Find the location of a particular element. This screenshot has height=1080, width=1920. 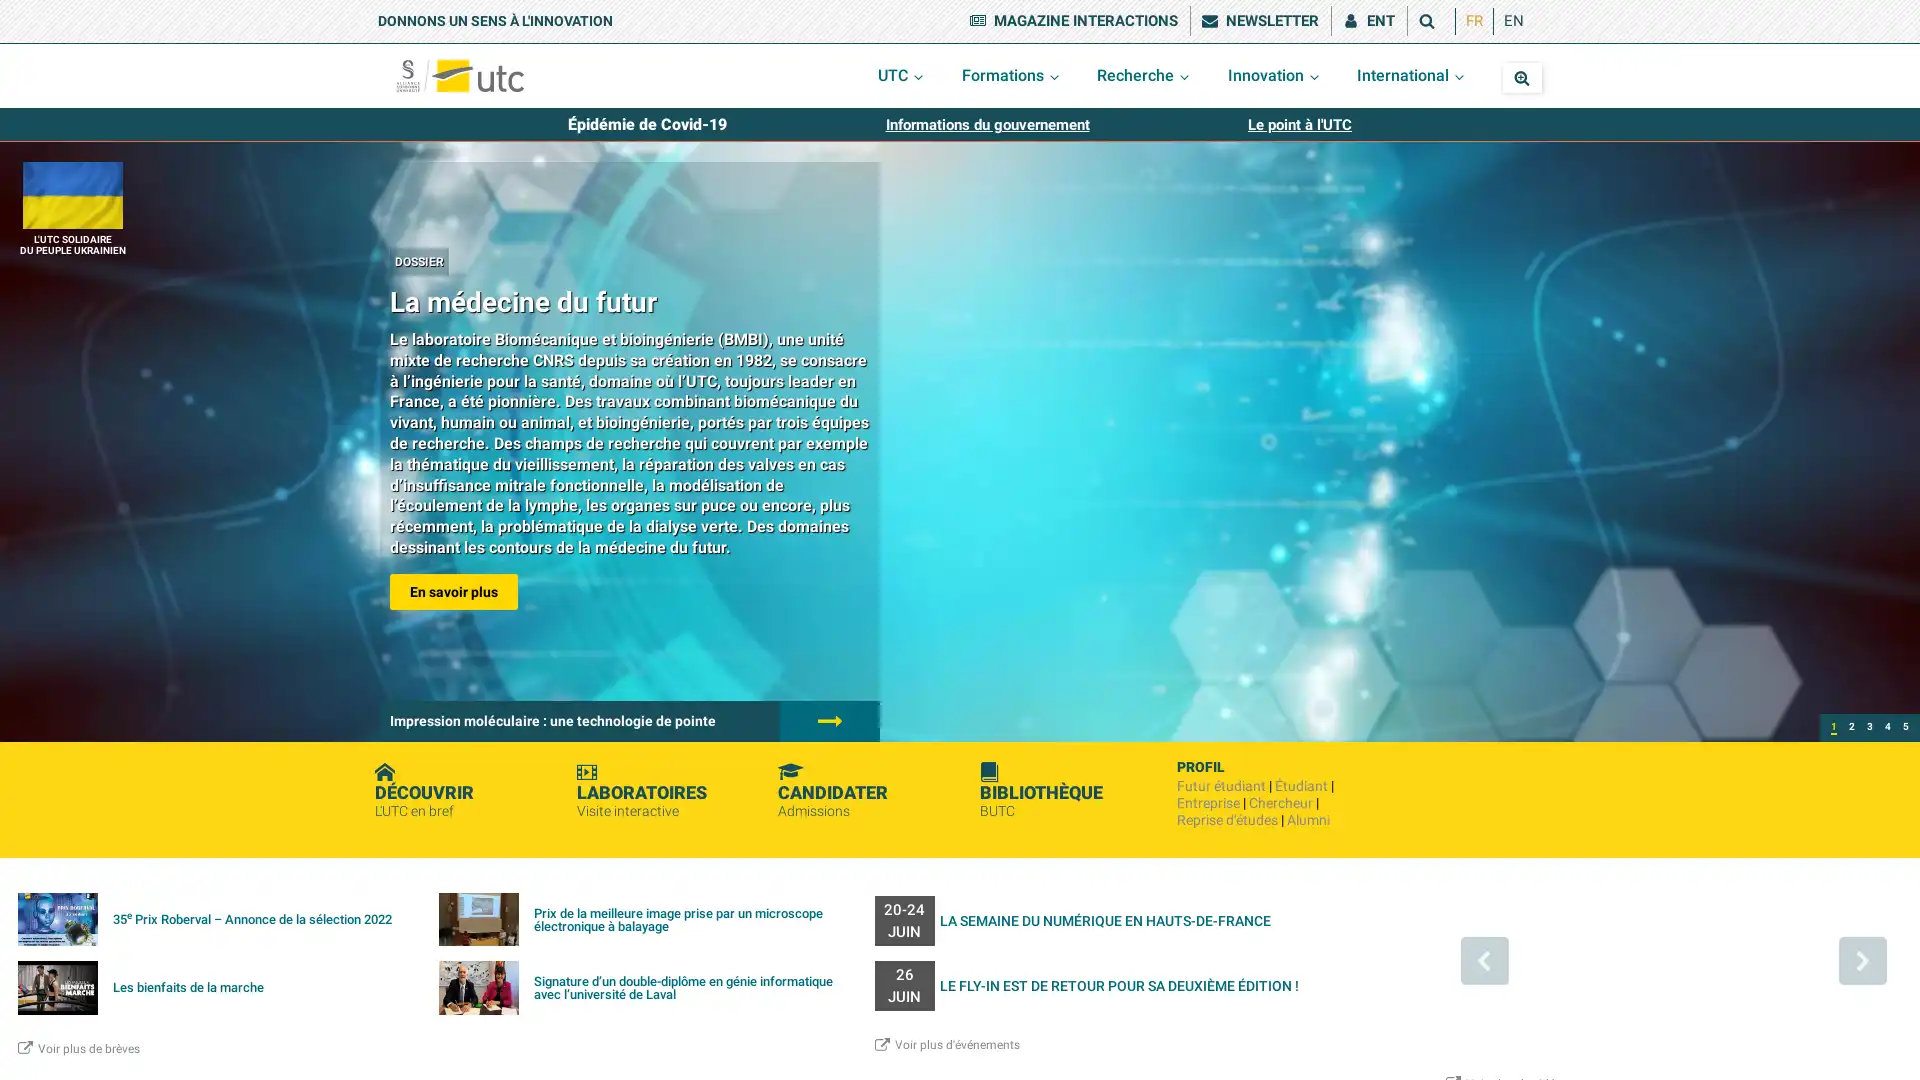

Impression moleculaire : une technologie de pointe is located at coordinates (1851, 728).